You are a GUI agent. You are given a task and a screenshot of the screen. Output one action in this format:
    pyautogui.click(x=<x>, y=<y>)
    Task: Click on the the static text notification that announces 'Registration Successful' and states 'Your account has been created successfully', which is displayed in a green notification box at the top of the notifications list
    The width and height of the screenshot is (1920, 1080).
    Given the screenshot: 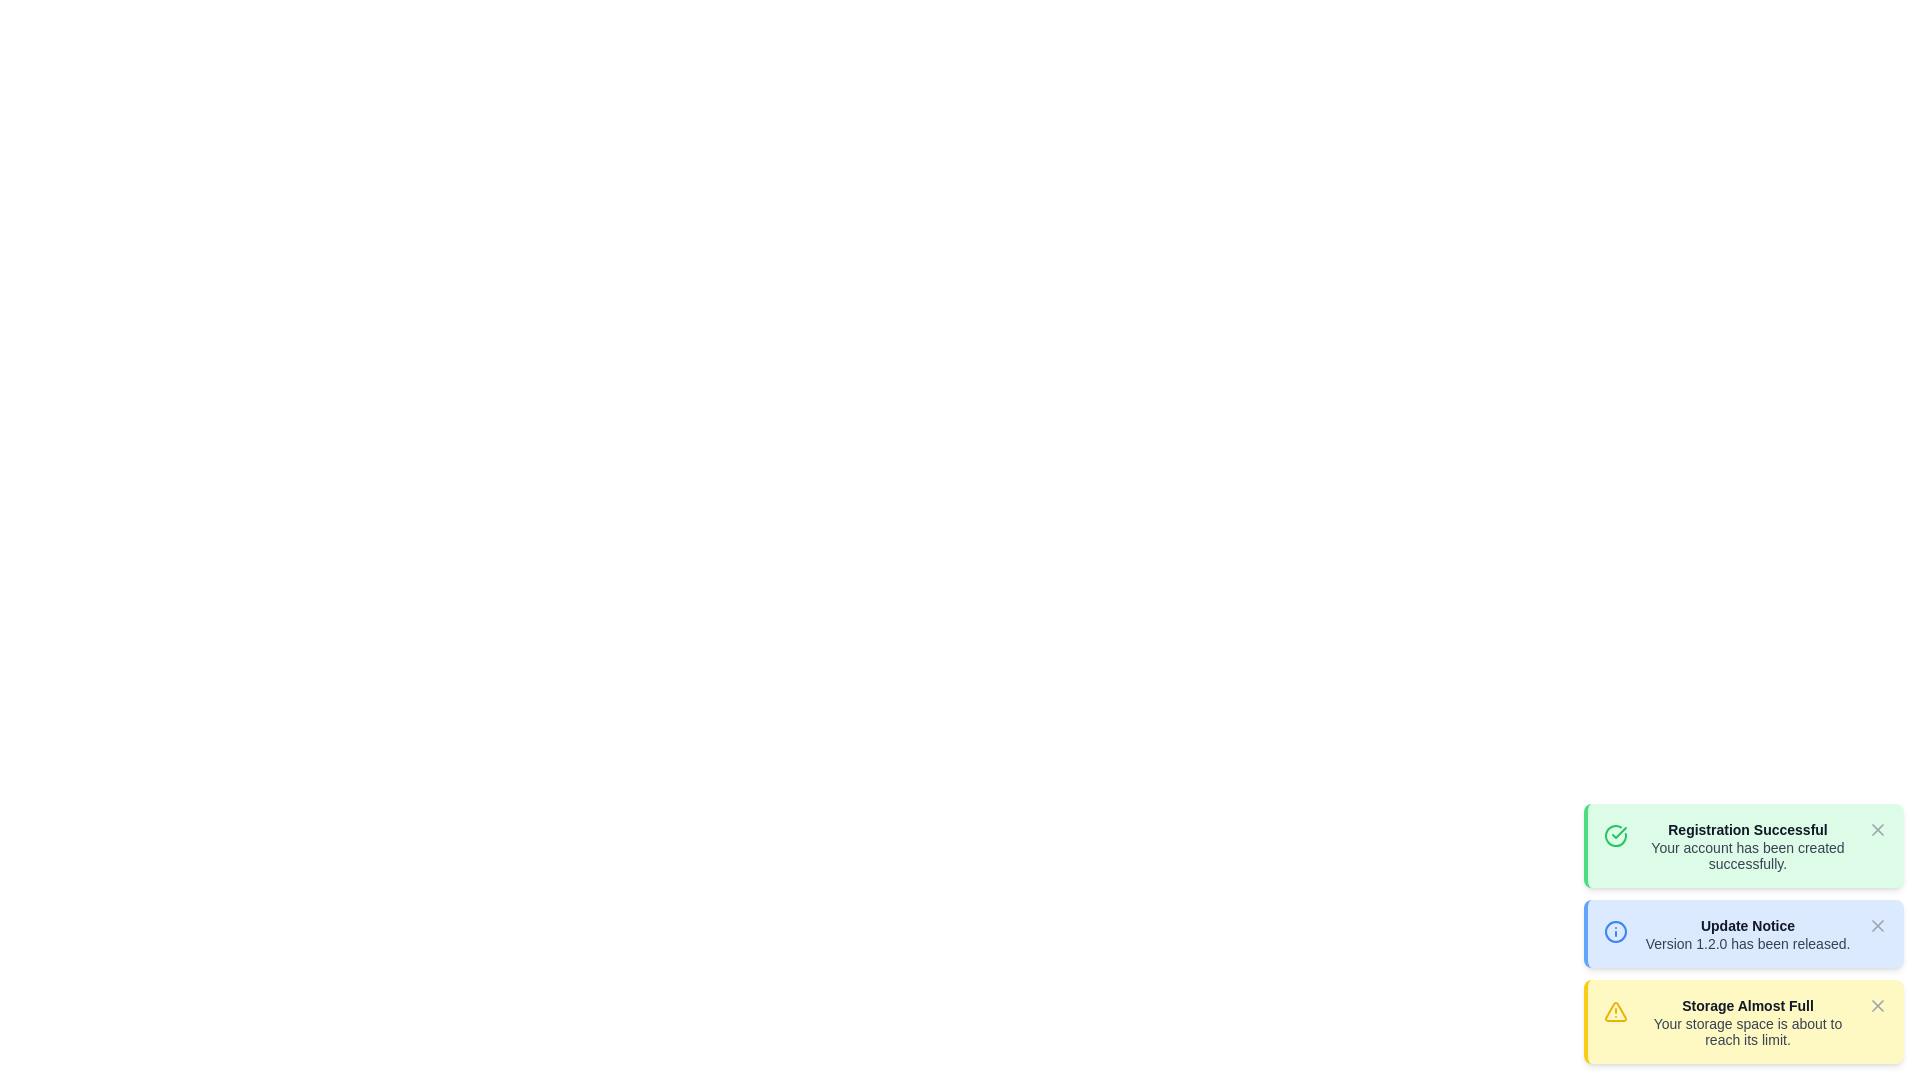 What is the action you would take?
    pyautogui.click(x=1746, y=845)
    